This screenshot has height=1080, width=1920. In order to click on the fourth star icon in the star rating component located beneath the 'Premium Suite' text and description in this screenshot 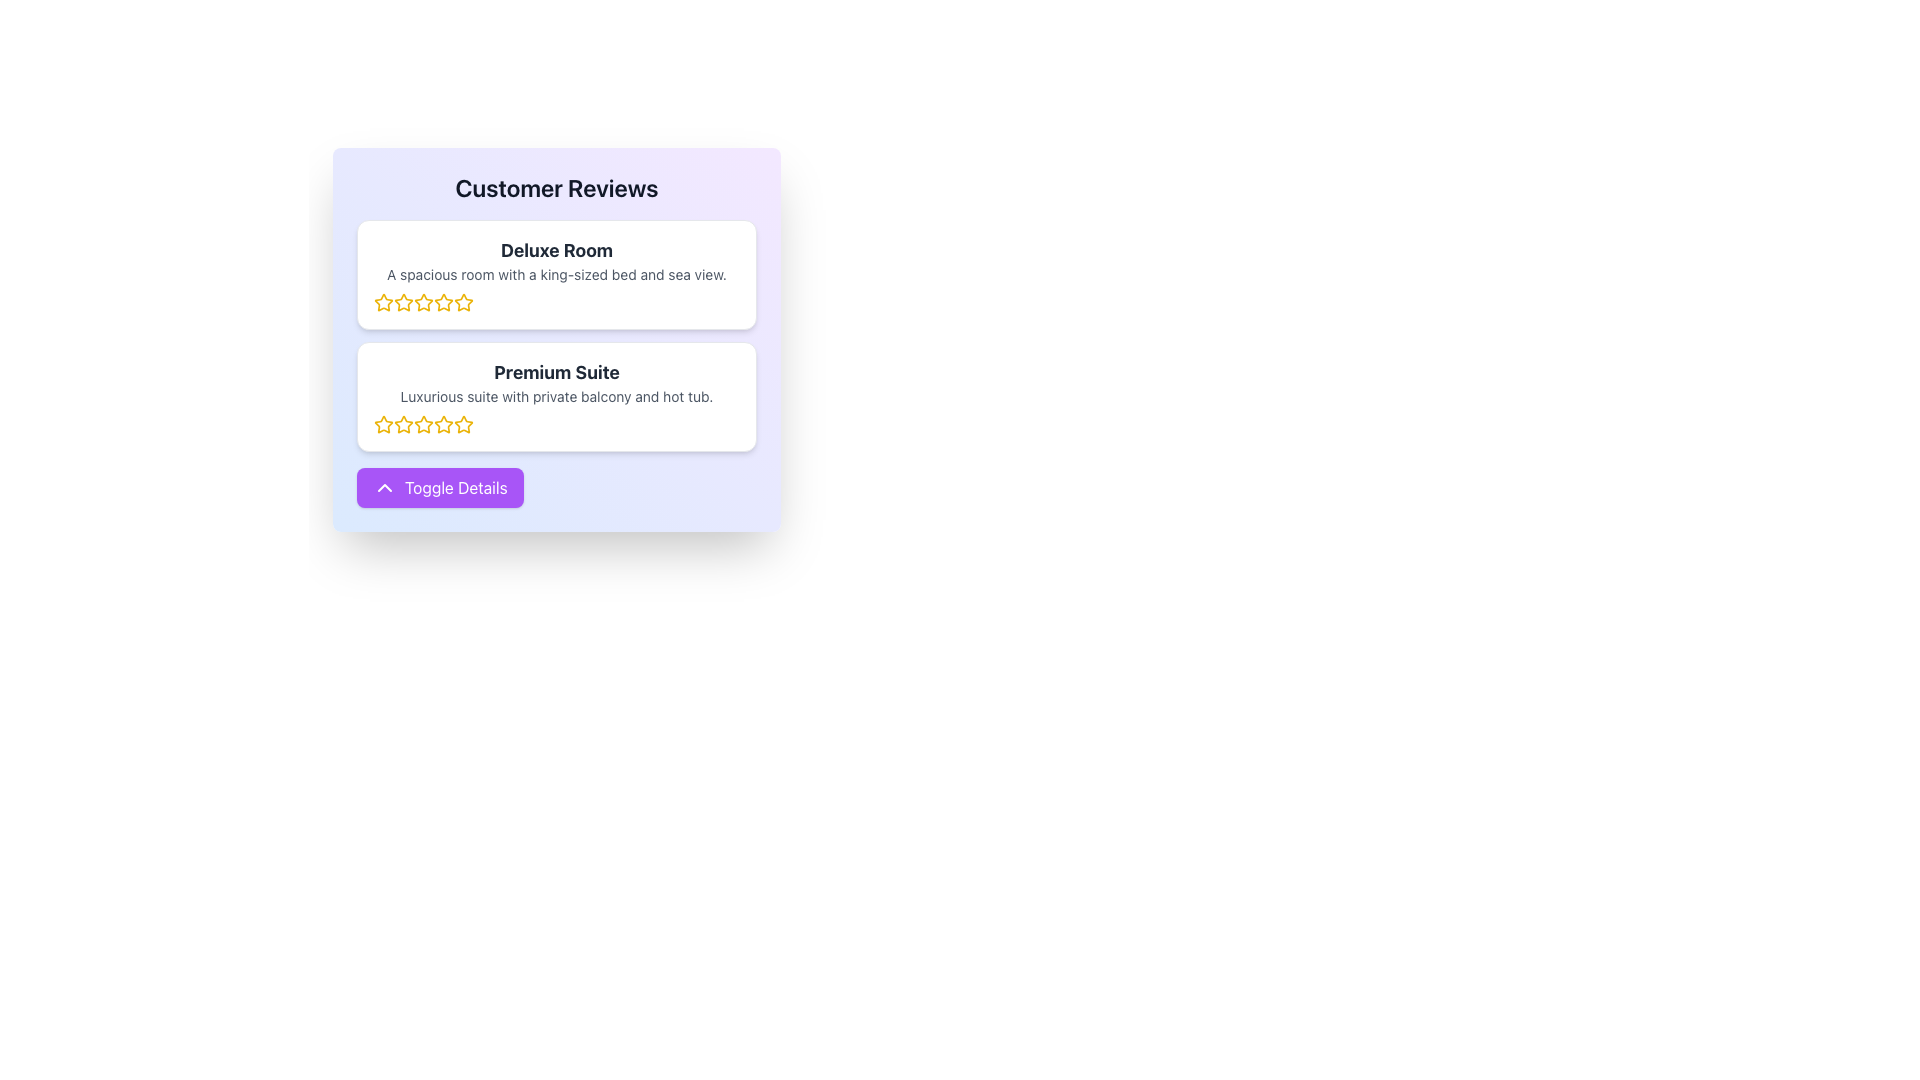, I will do `click(422, 423)`.